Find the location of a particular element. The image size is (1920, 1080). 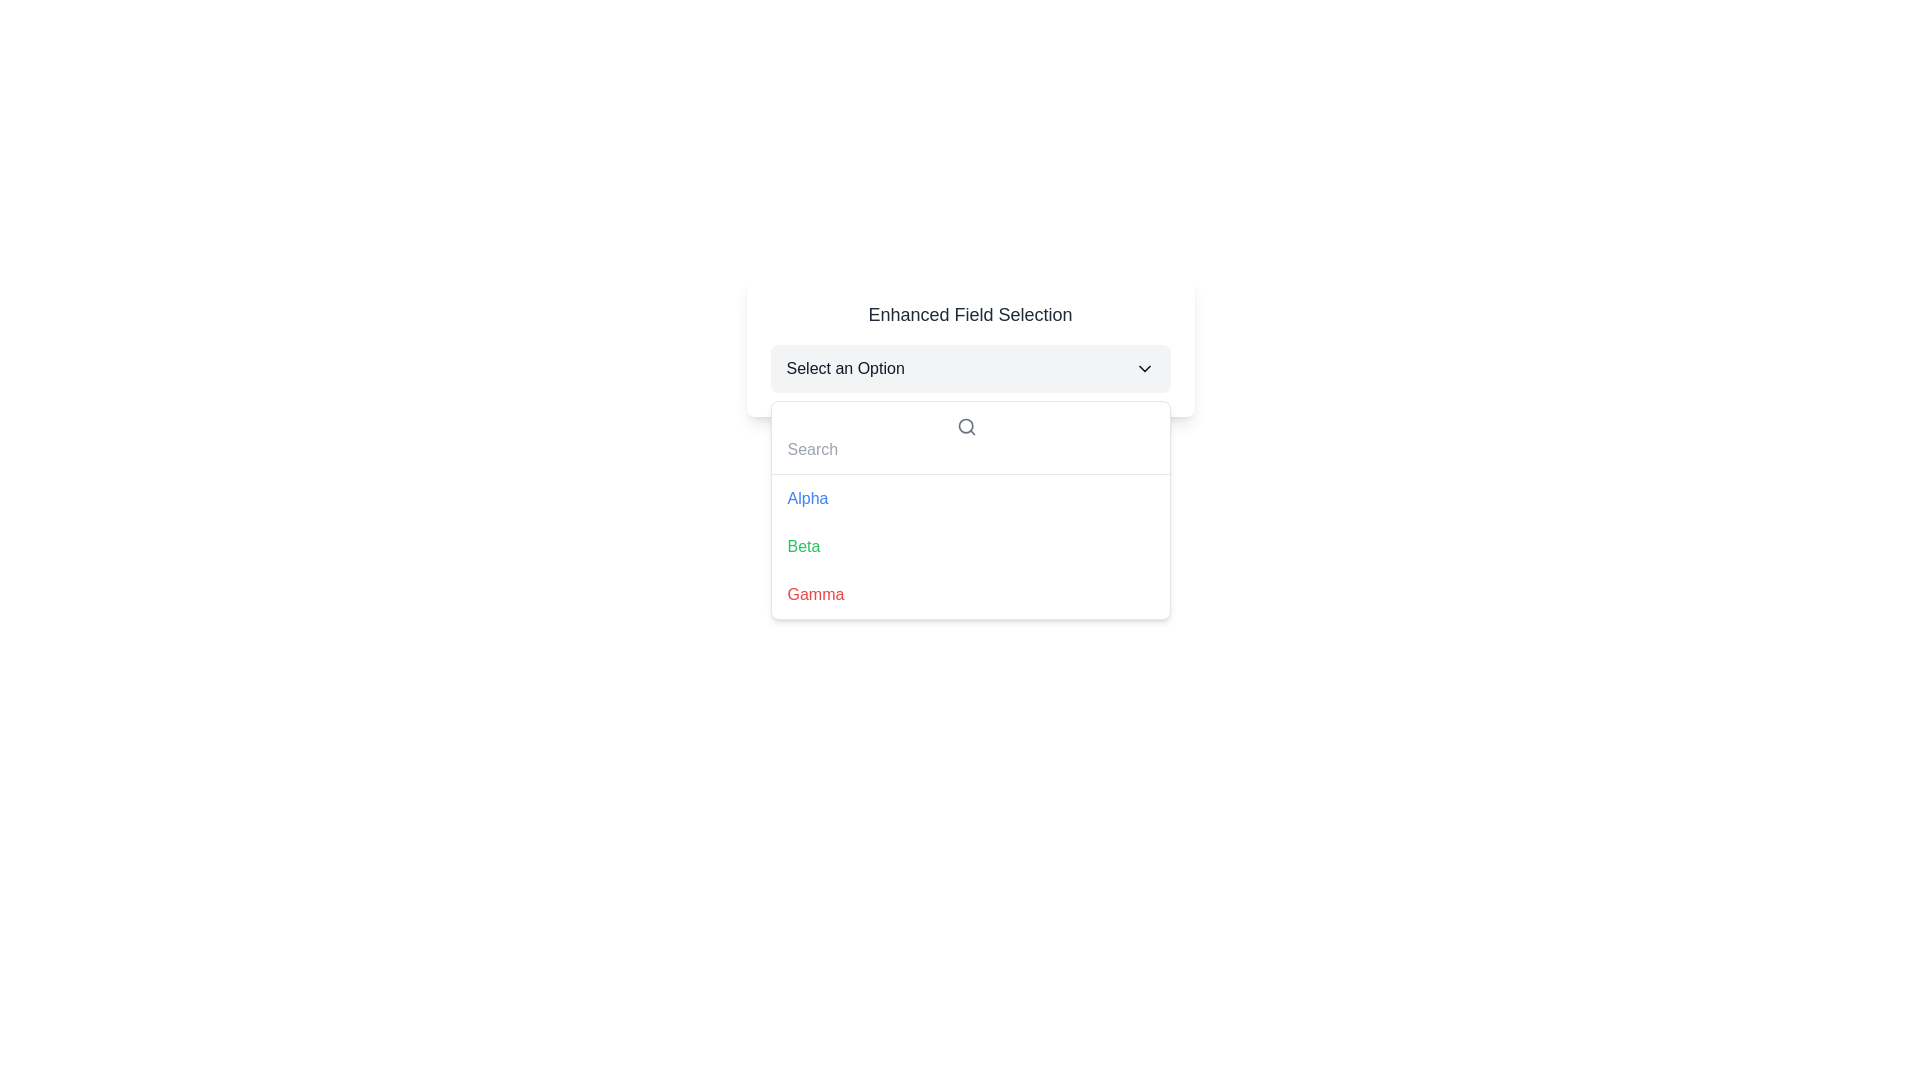

the first item 'Alpha' in the dropdown menu under the header 'Search' is located at coordinates (807, 497).